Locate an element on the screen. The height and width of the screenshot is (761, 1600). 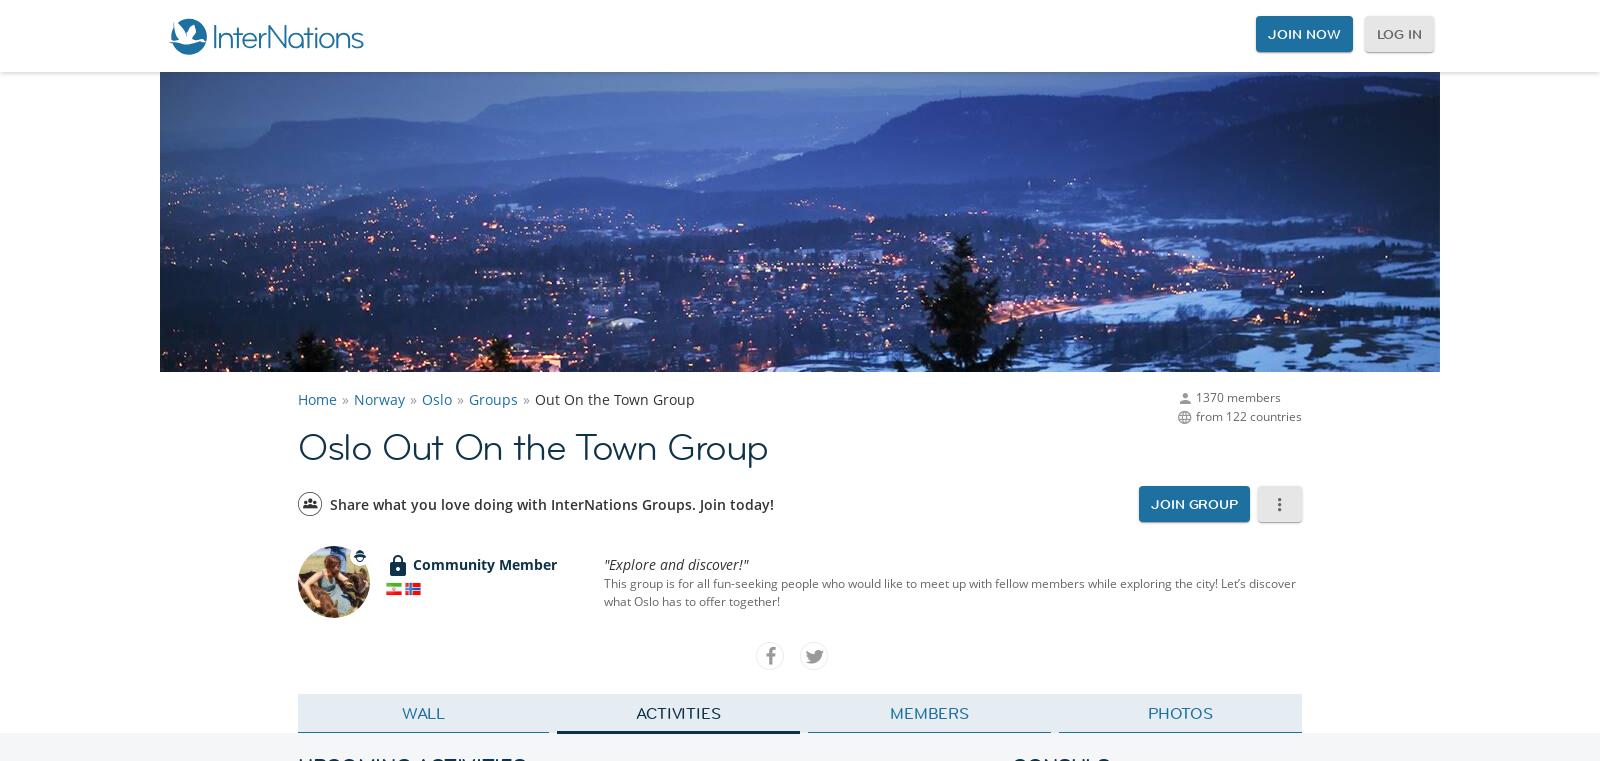
'Oslo' is located at coordinates (435, 399).